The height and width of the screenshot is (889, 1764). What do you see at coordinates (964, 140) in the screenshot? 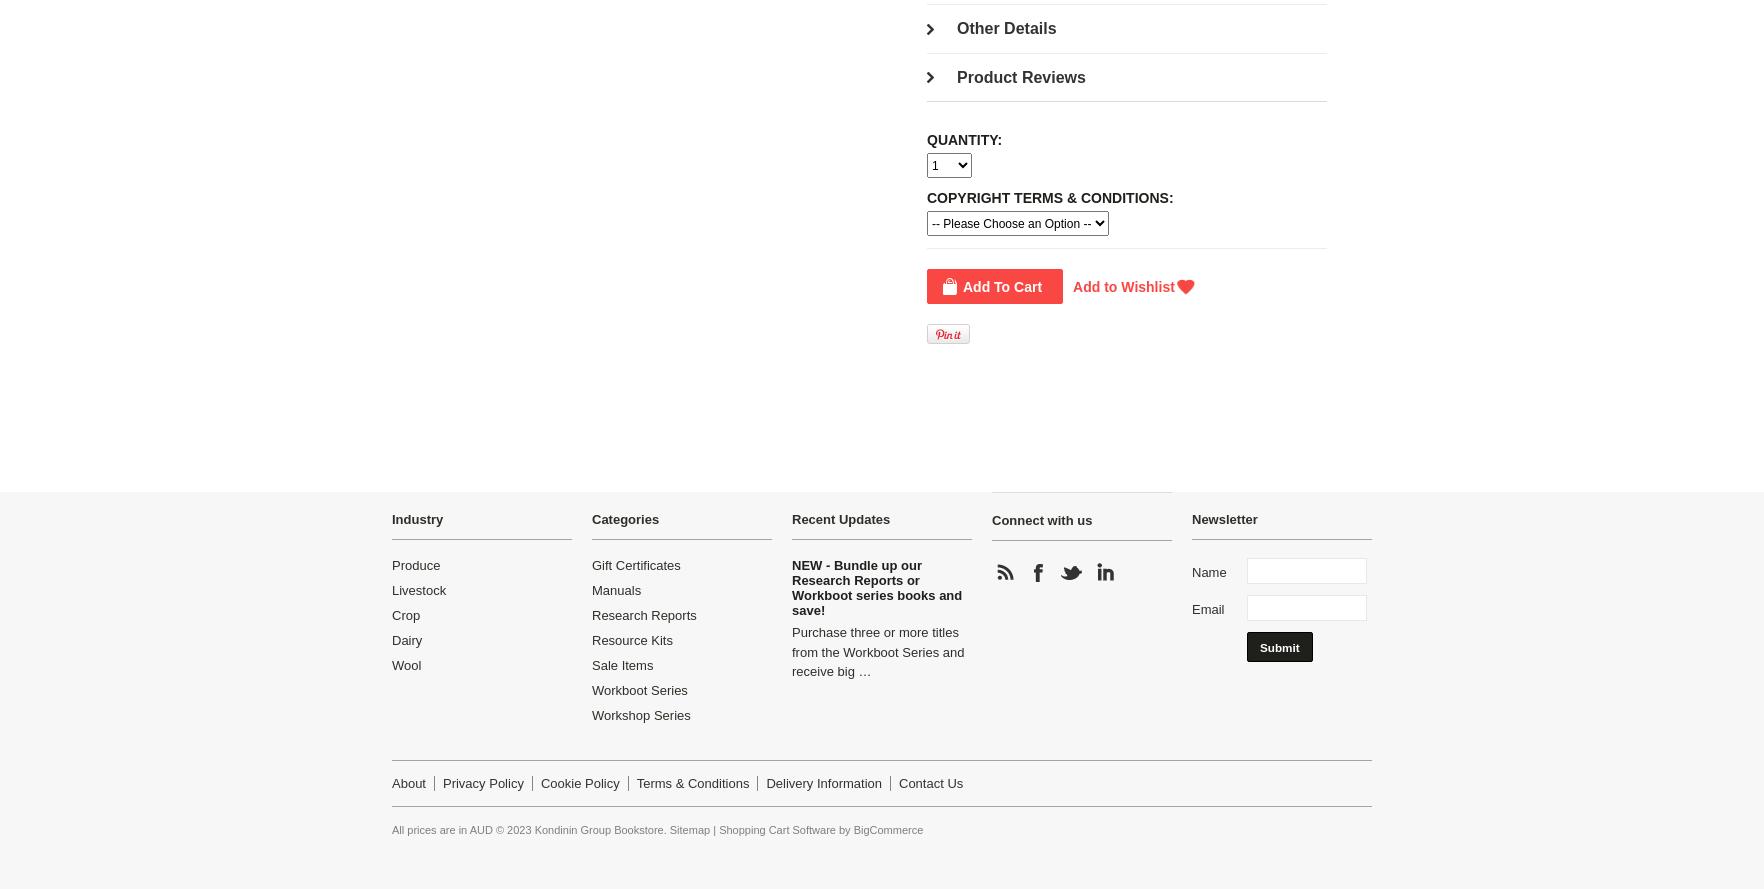
I see `'Quantity:'` at bounding box center [964, 140].